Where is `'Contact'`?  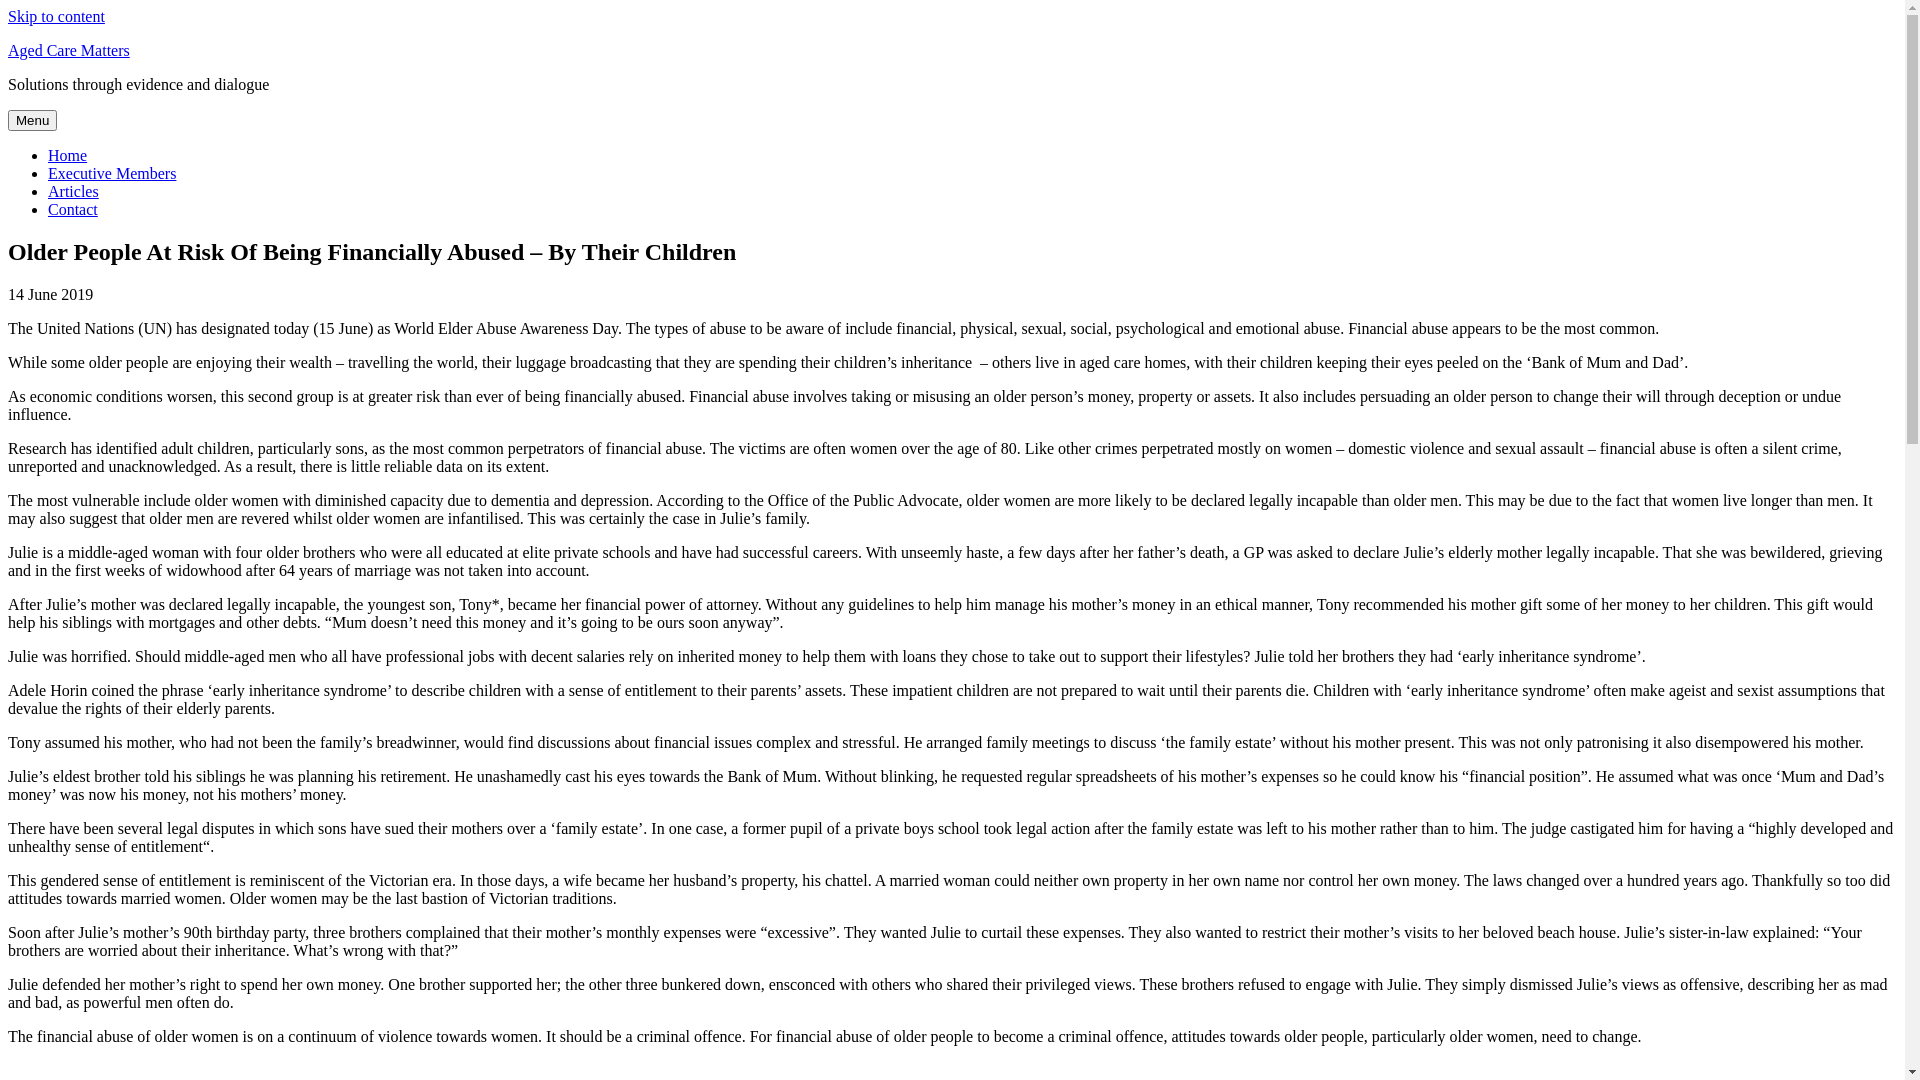
'Contact' is located at coordinates (72, 209).